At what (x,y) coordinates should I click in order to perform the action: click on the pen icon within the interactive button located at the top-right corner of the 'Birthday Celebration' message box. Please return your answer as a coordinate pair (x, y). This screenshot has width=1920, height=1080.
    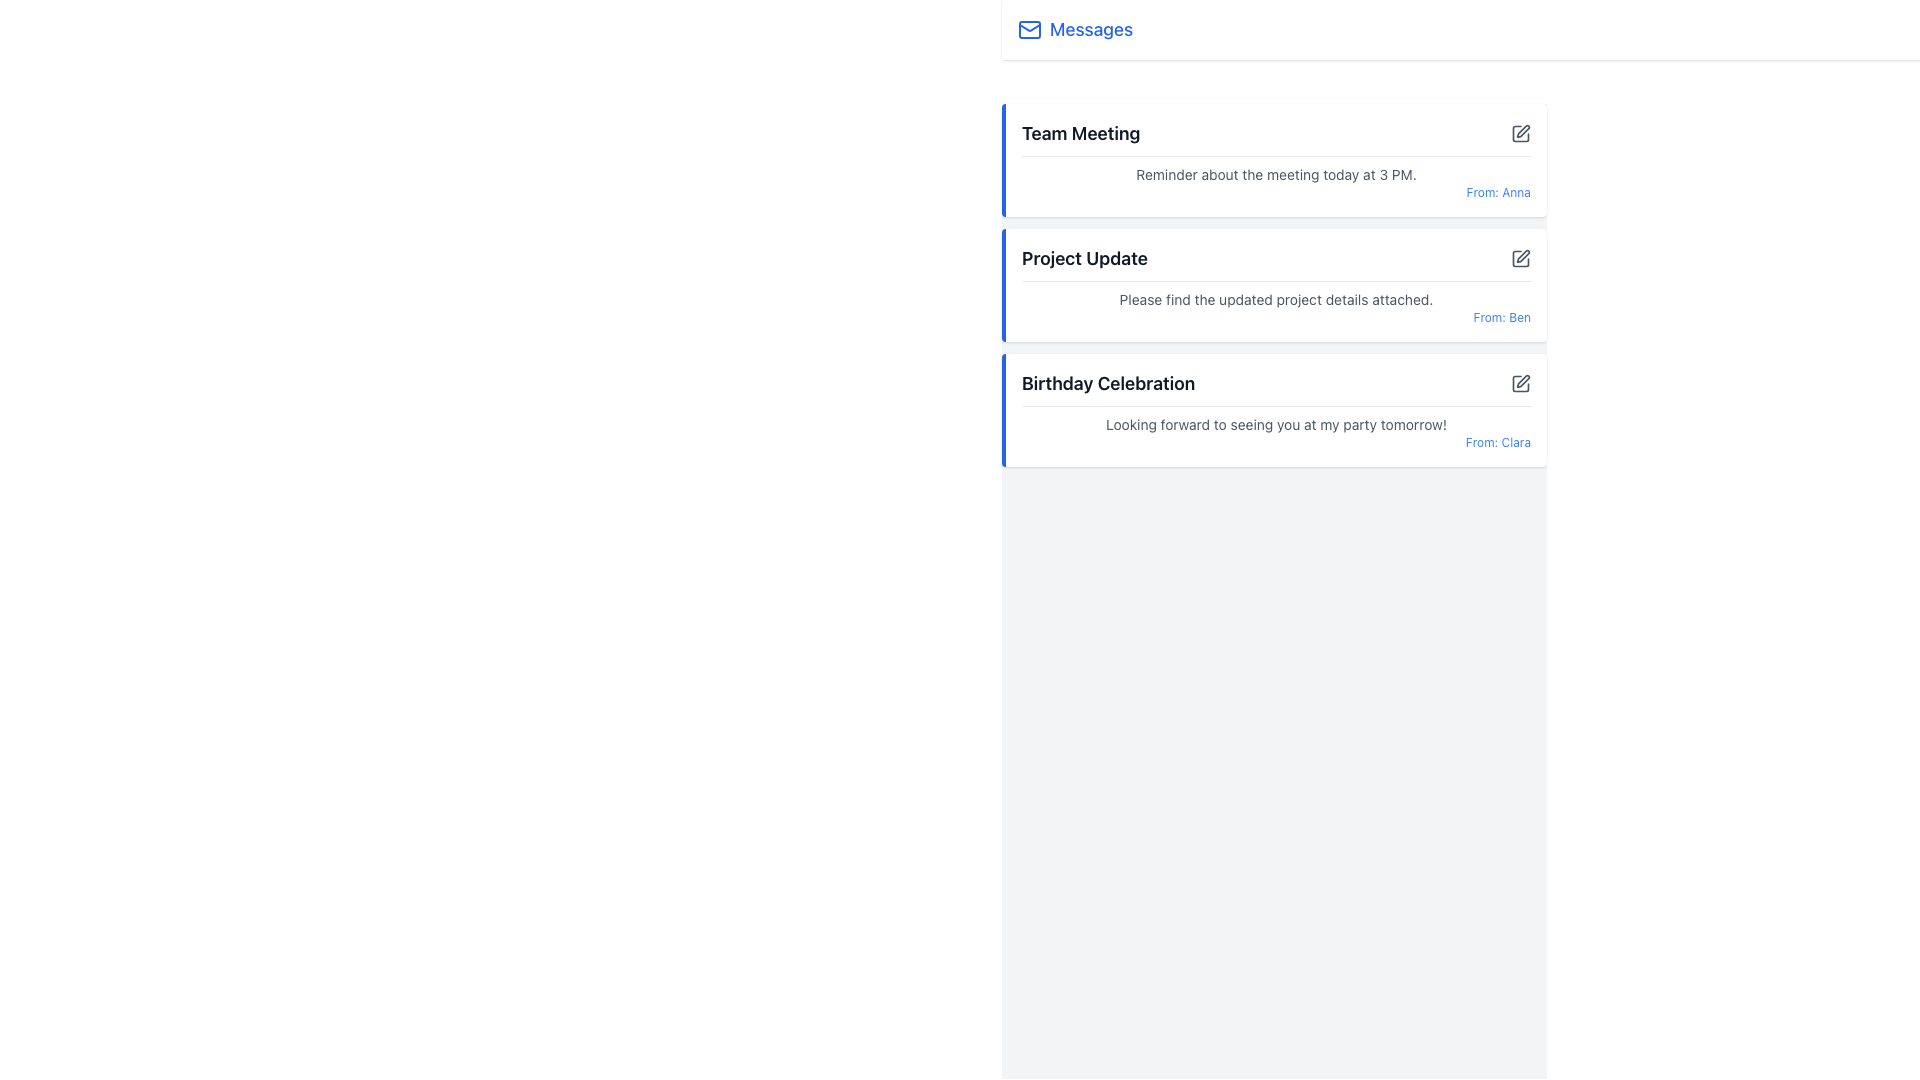
    Looking at the image, I should click on (1522, 381).